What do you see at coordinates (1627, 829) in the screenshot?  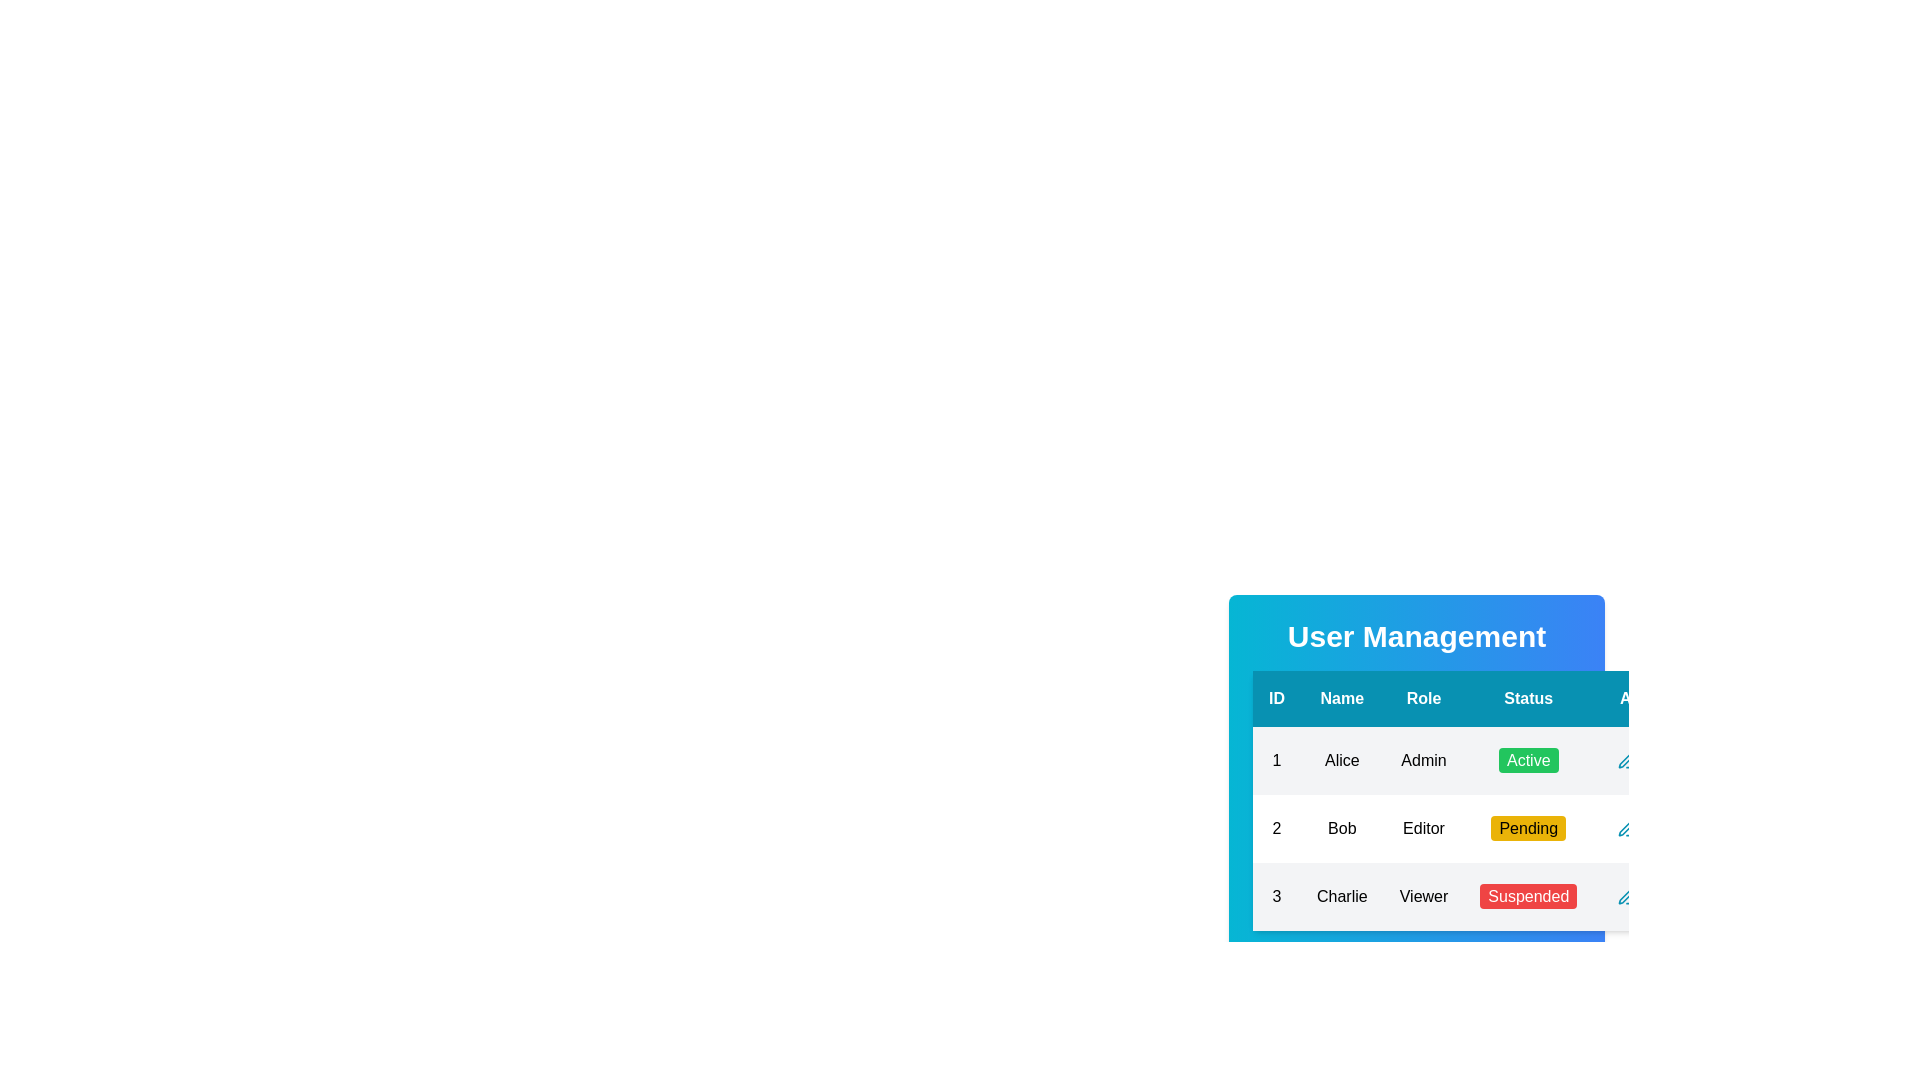 I see `the cyan pen icon button located next to the 'Pending' status tag for user 'Bob' in the 'User Management' table` at bounding box center [1627, 829].